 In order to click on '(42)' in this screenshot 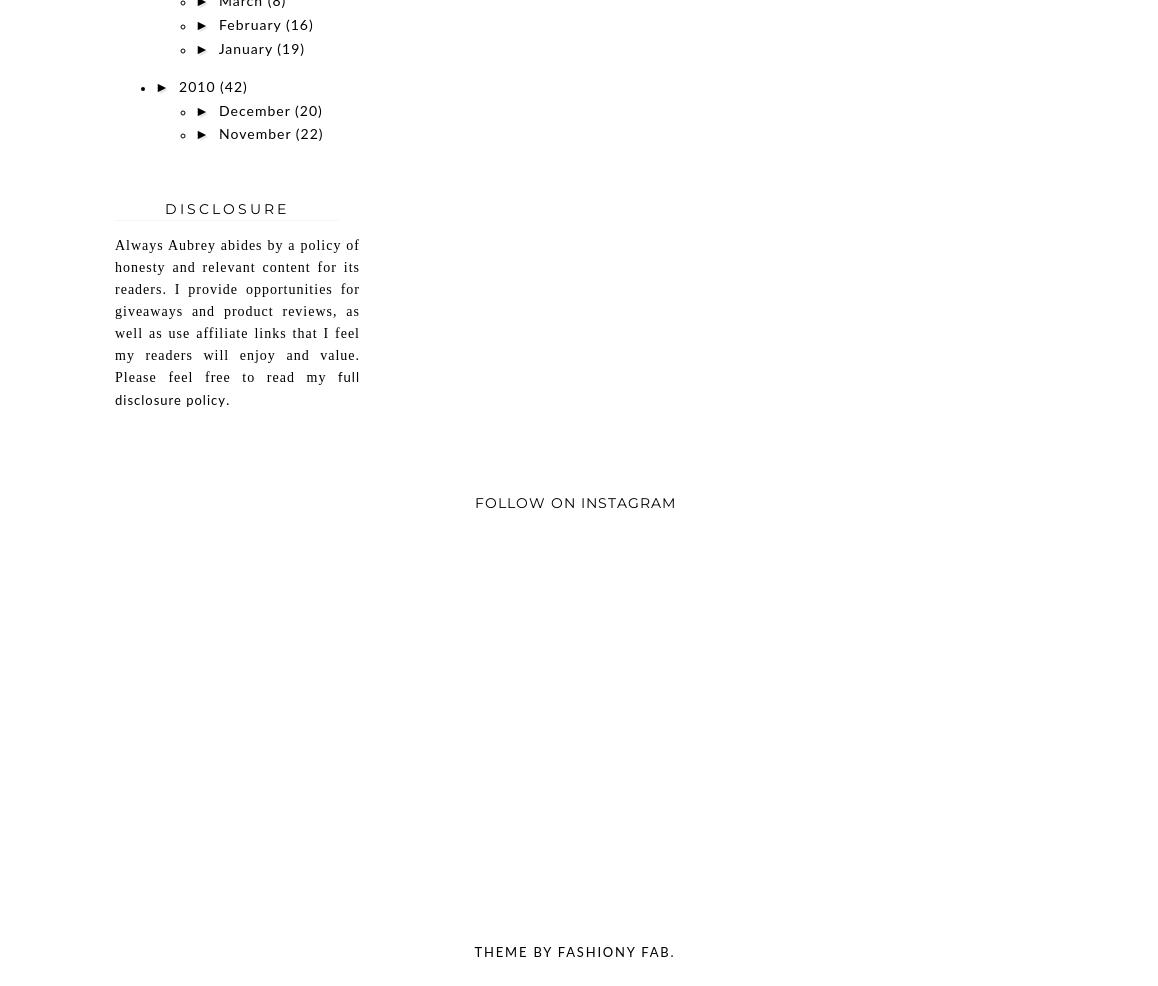, I will do `click(232, 86)`.